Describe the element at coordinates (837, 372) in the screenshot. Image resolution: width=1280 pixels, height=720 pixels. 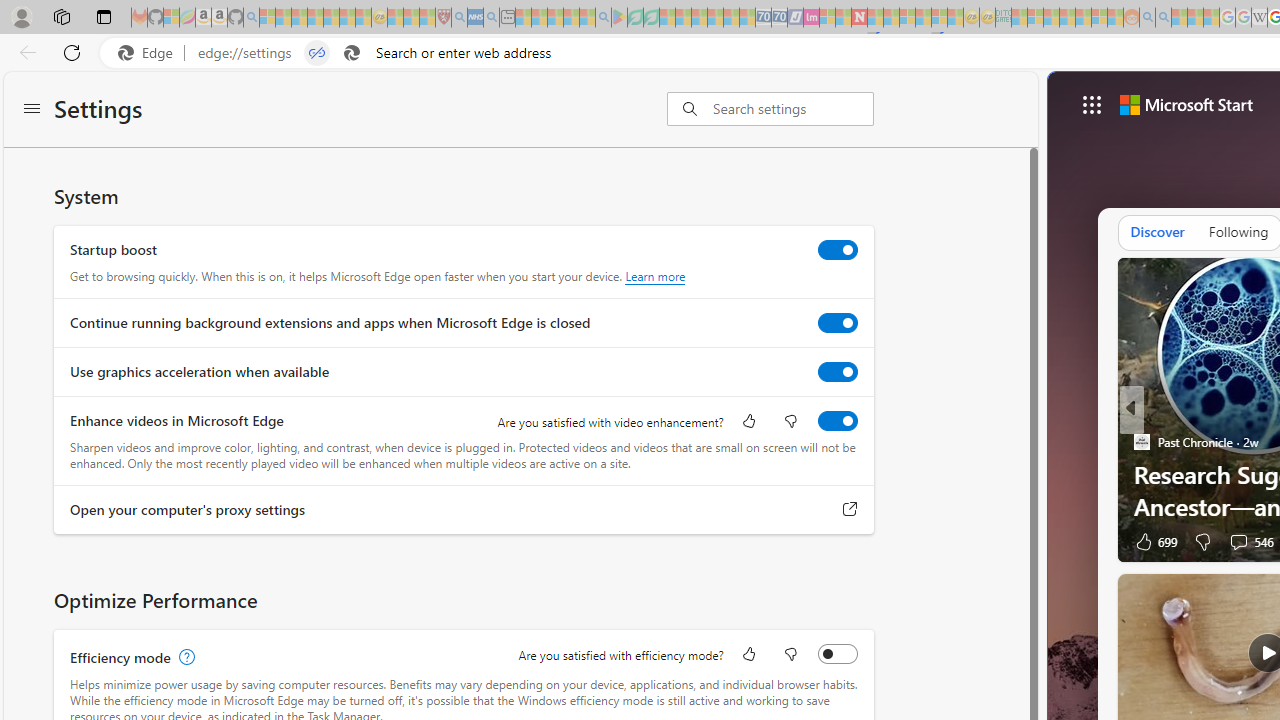
I see `'Use graphics acceleration when available'` at that location.